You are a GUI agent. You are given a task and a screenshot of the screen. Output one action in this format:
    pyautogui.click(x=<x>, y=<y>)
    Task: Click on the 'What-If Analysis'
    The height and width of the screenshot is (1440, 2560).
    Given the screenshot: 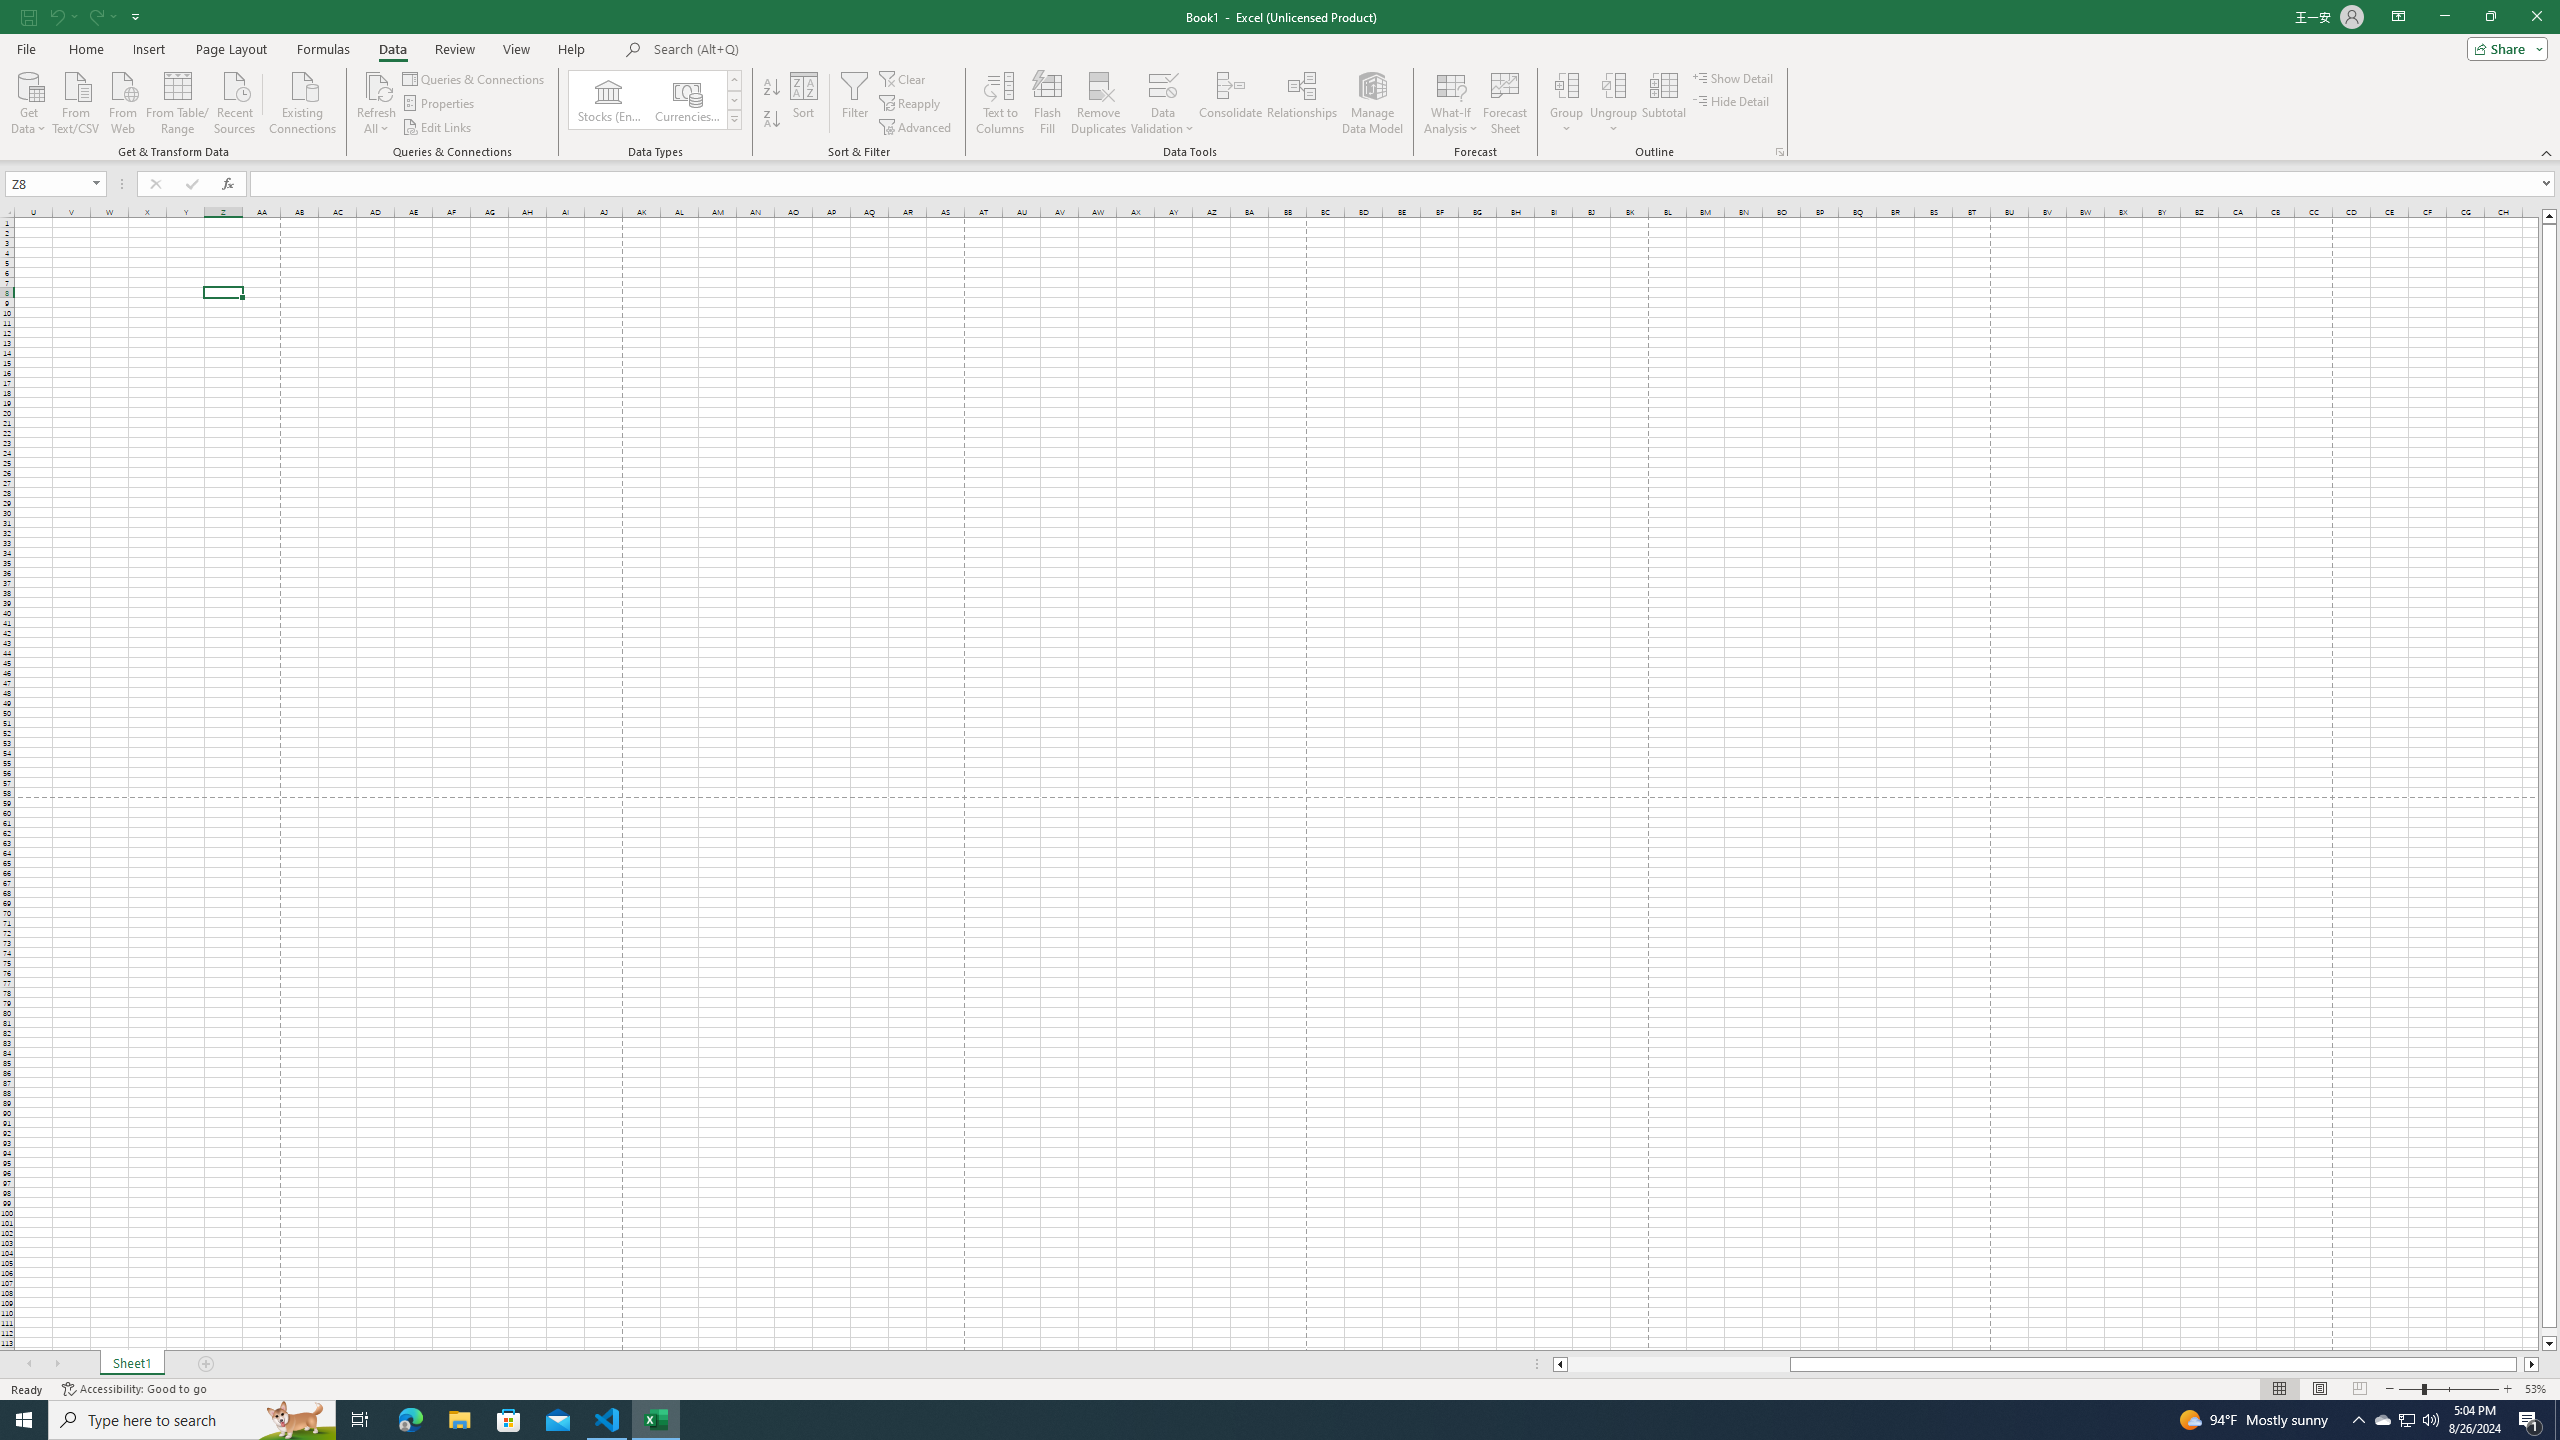 What is the action you would take?
    pyautogui.click(x=1451, y=103)
    